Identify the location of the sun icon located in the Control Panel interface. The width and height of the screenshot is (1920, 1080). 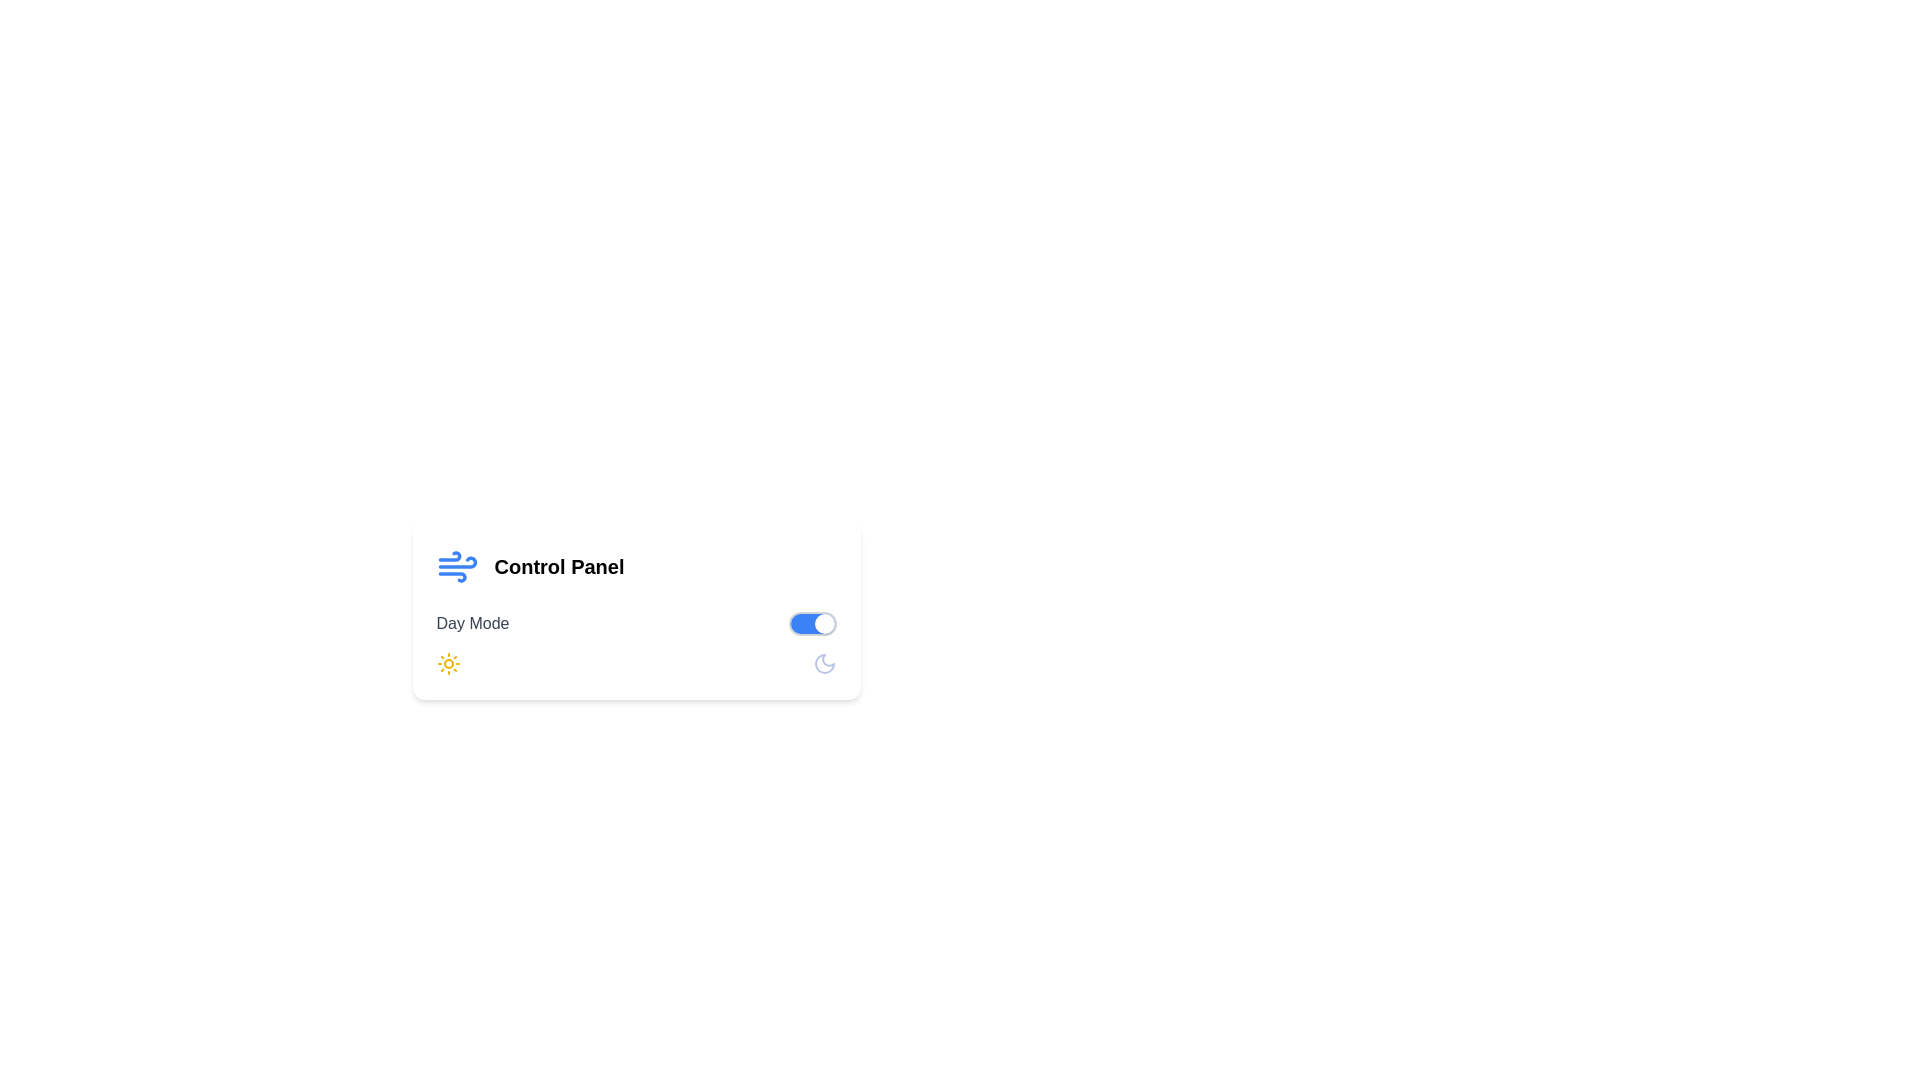
(447, 663).